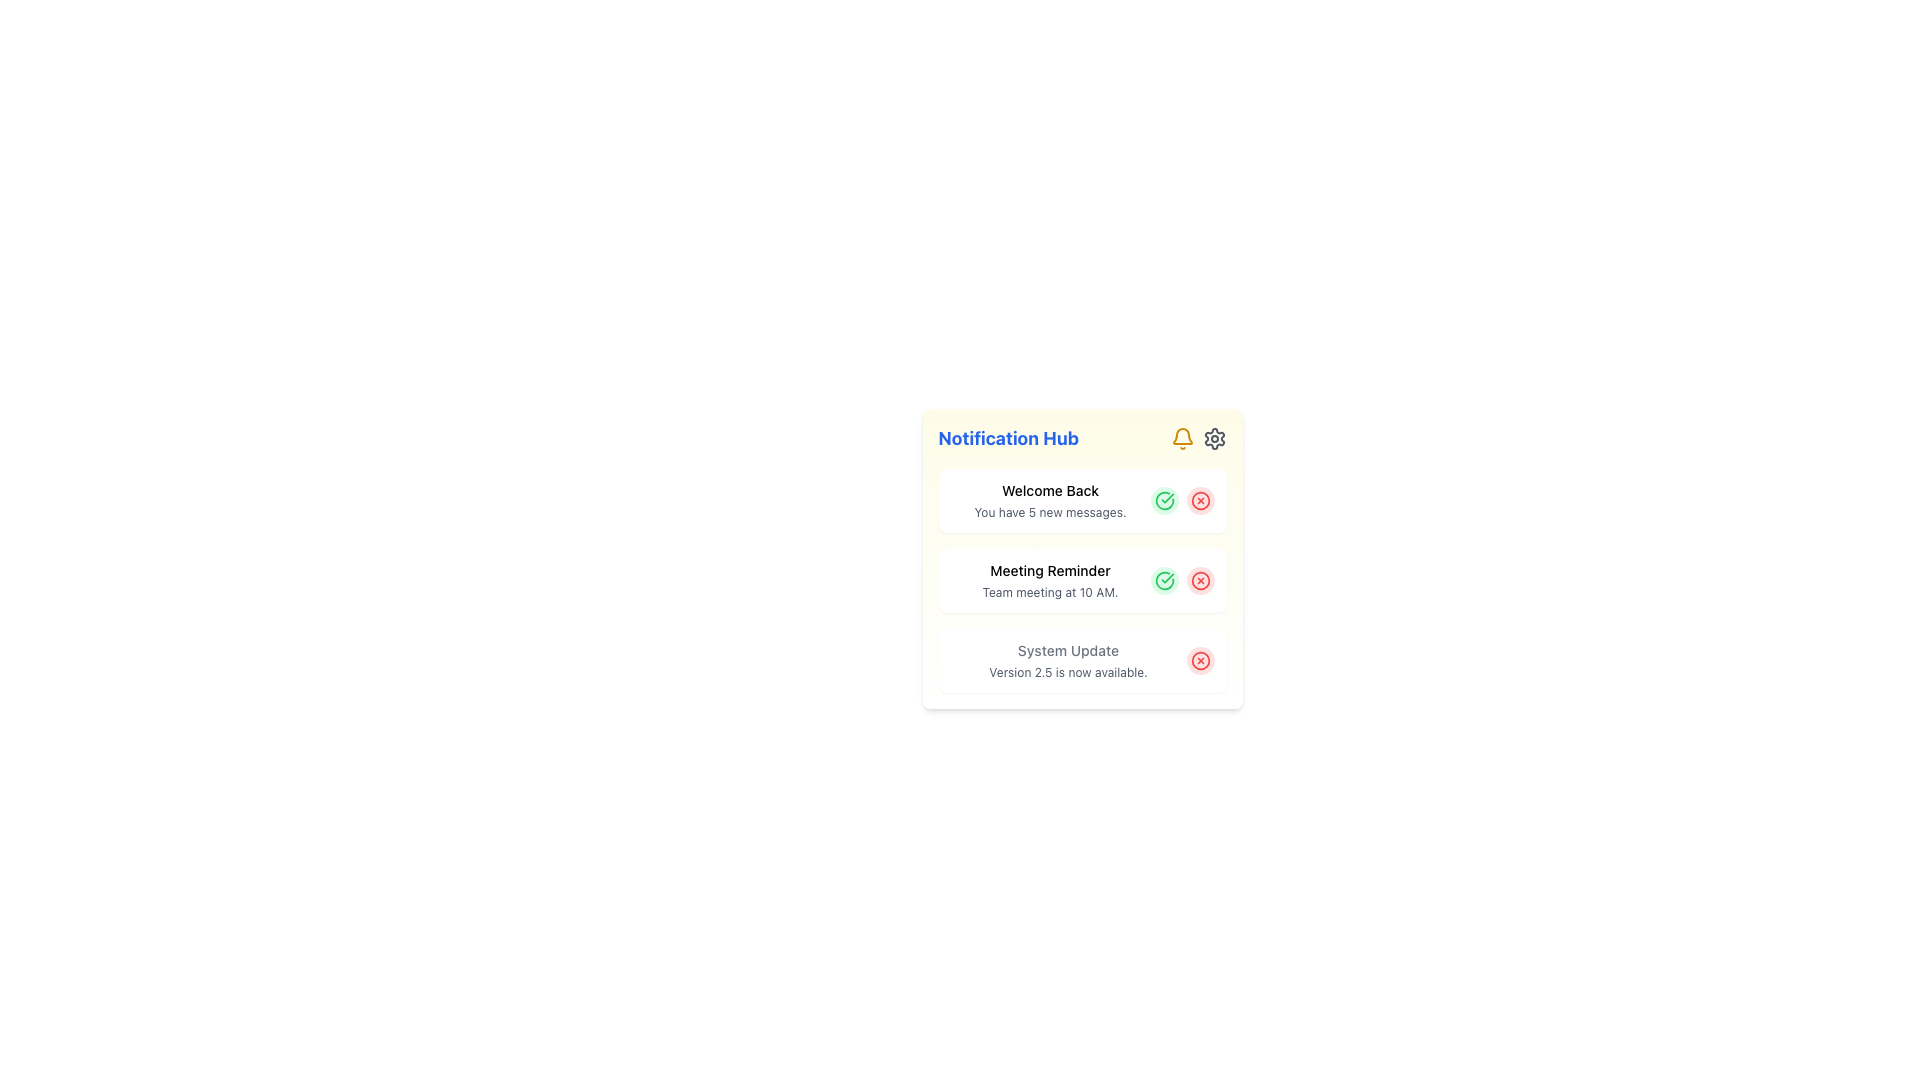 The height and width of the screenshot is (1080, 1920). I want to click on the button group located in the bottom right corner of the 'Meeting Reminder' notification to approve or dismiss the notification, so click(1182, 581).